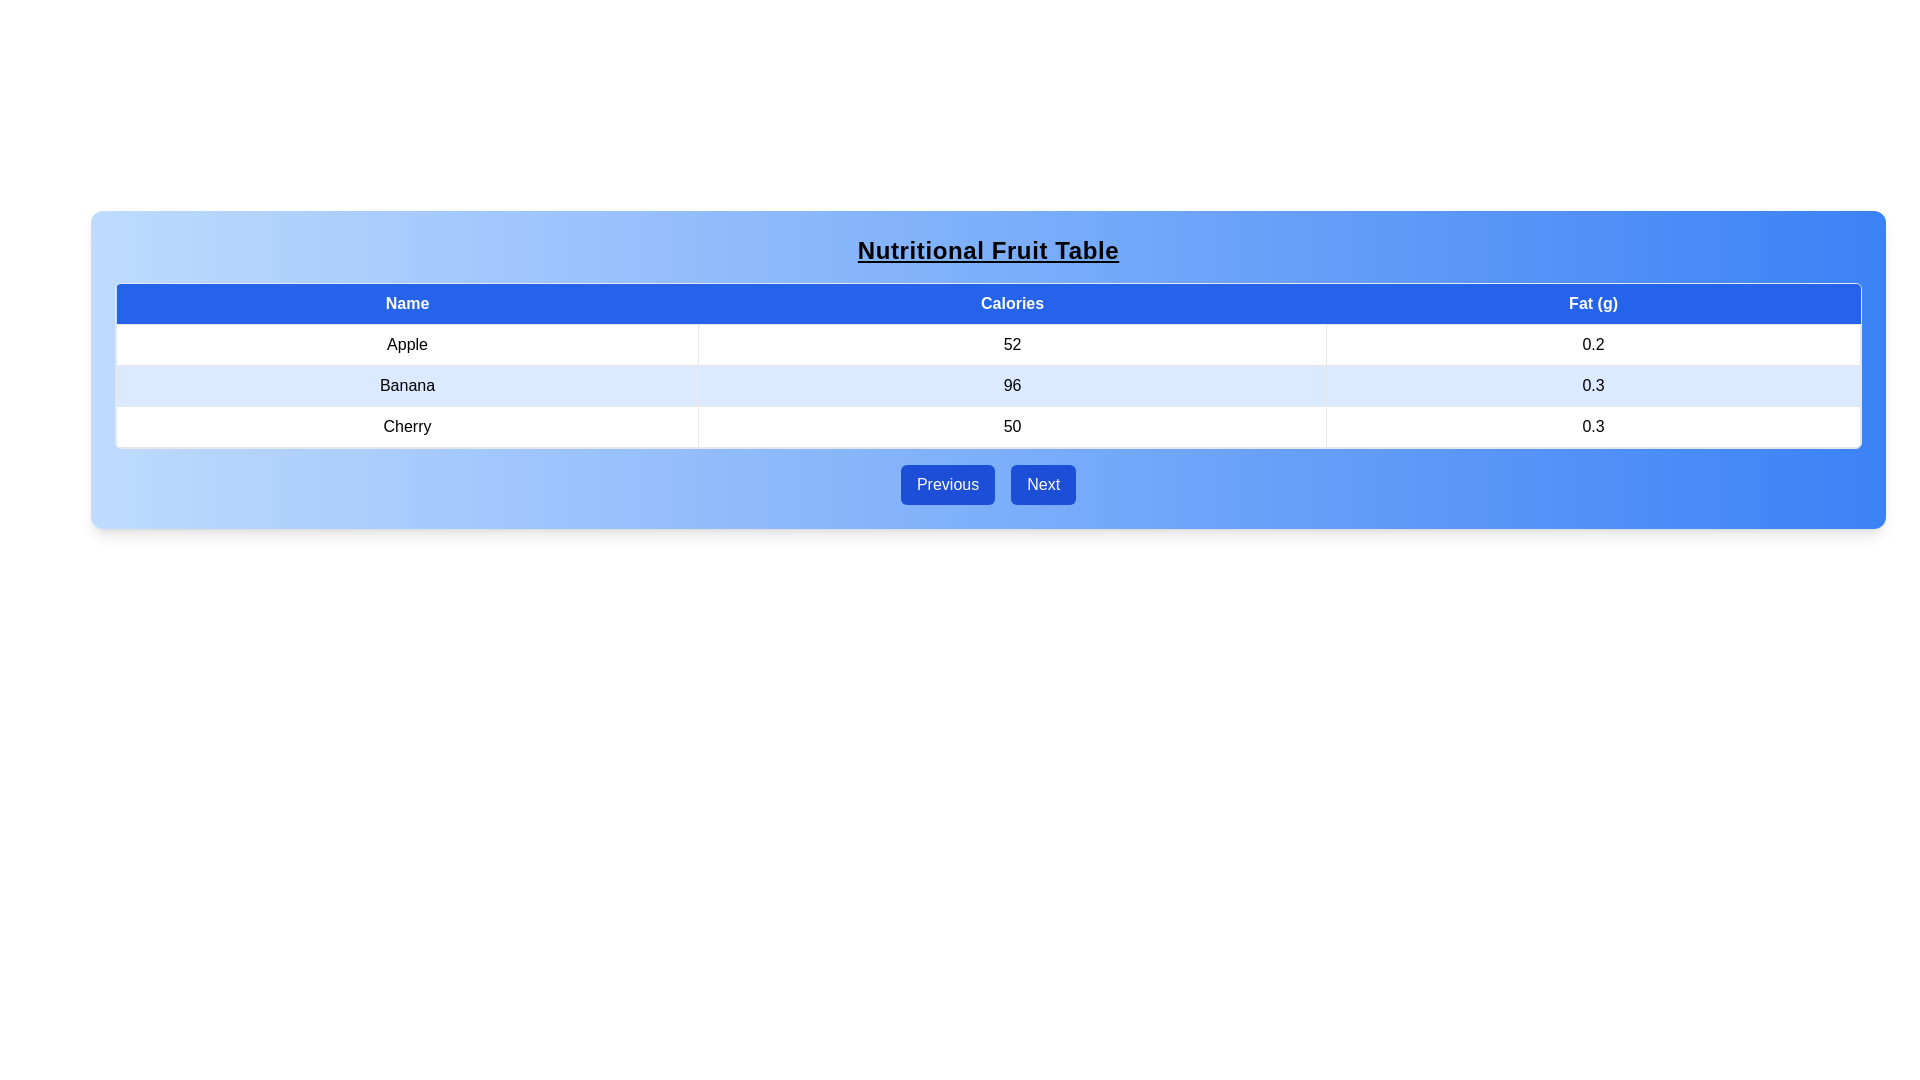 The width and height of the screenshot is (1920, 1080). Describe the element at coordinates (406, 426) in the screenshot. I see `the 'Cherry' text label, which is located in the leftmost cell of the third row of a nutritional information table` at that location.